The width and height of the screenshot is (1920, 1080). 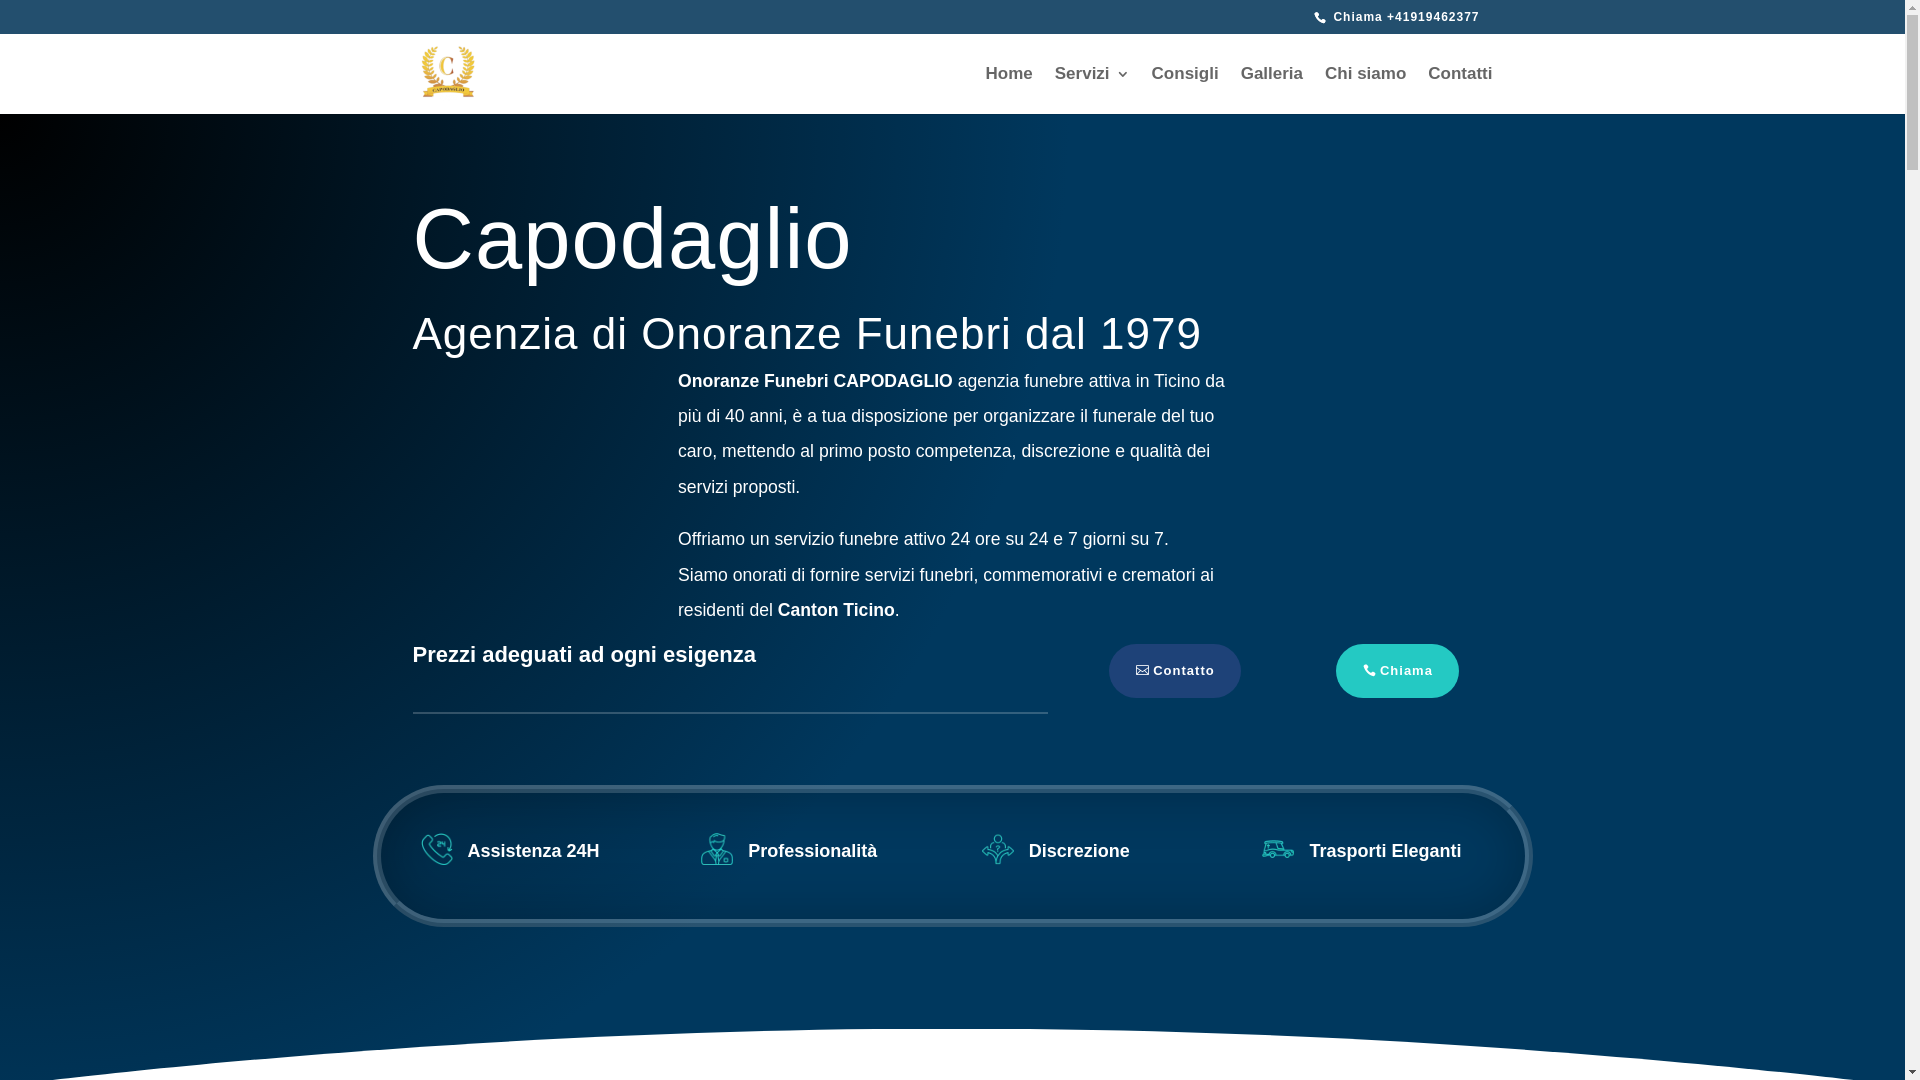 What do you see at coordinates (1459, 90) in the screenshot?
I see `'Contatti'` at bounding box center [1459, 90].